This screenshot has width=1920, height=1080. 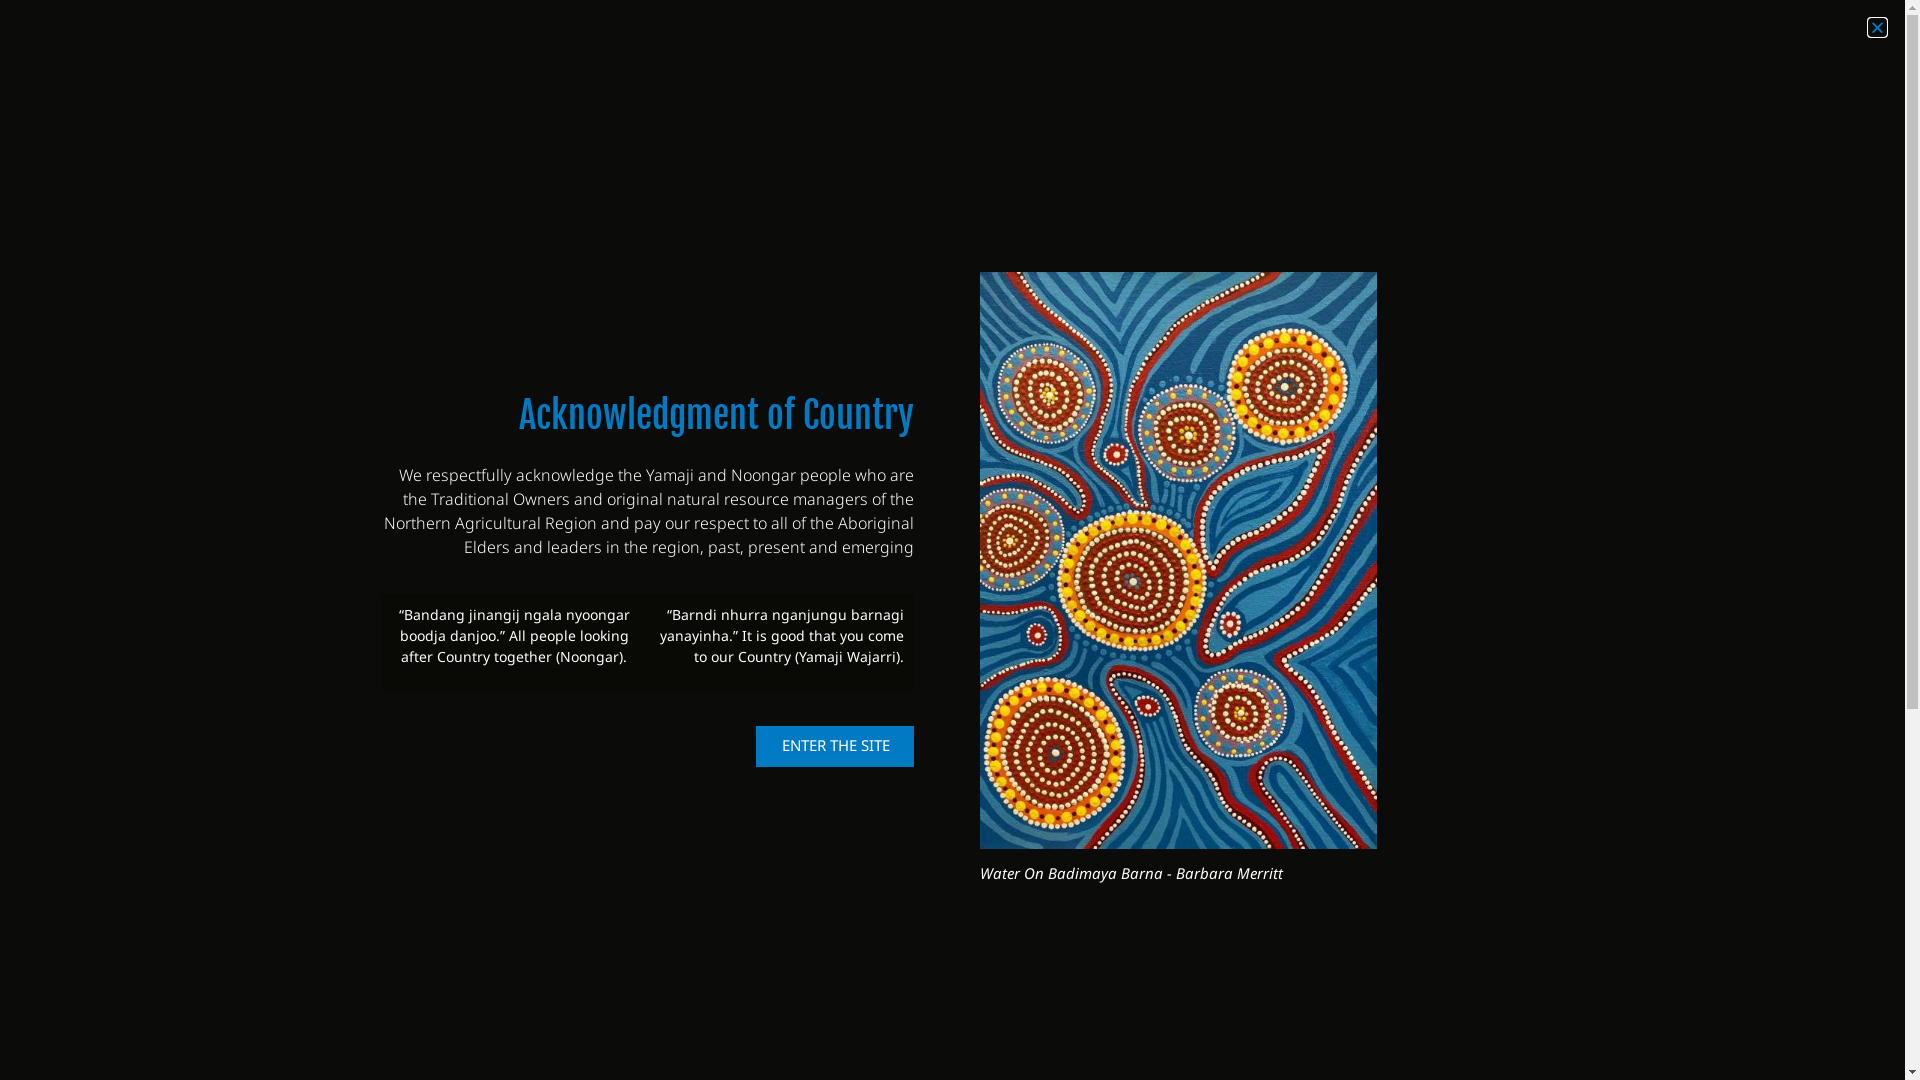 I want to click on 'NRM GOALS', so click(x=1262, y=103).